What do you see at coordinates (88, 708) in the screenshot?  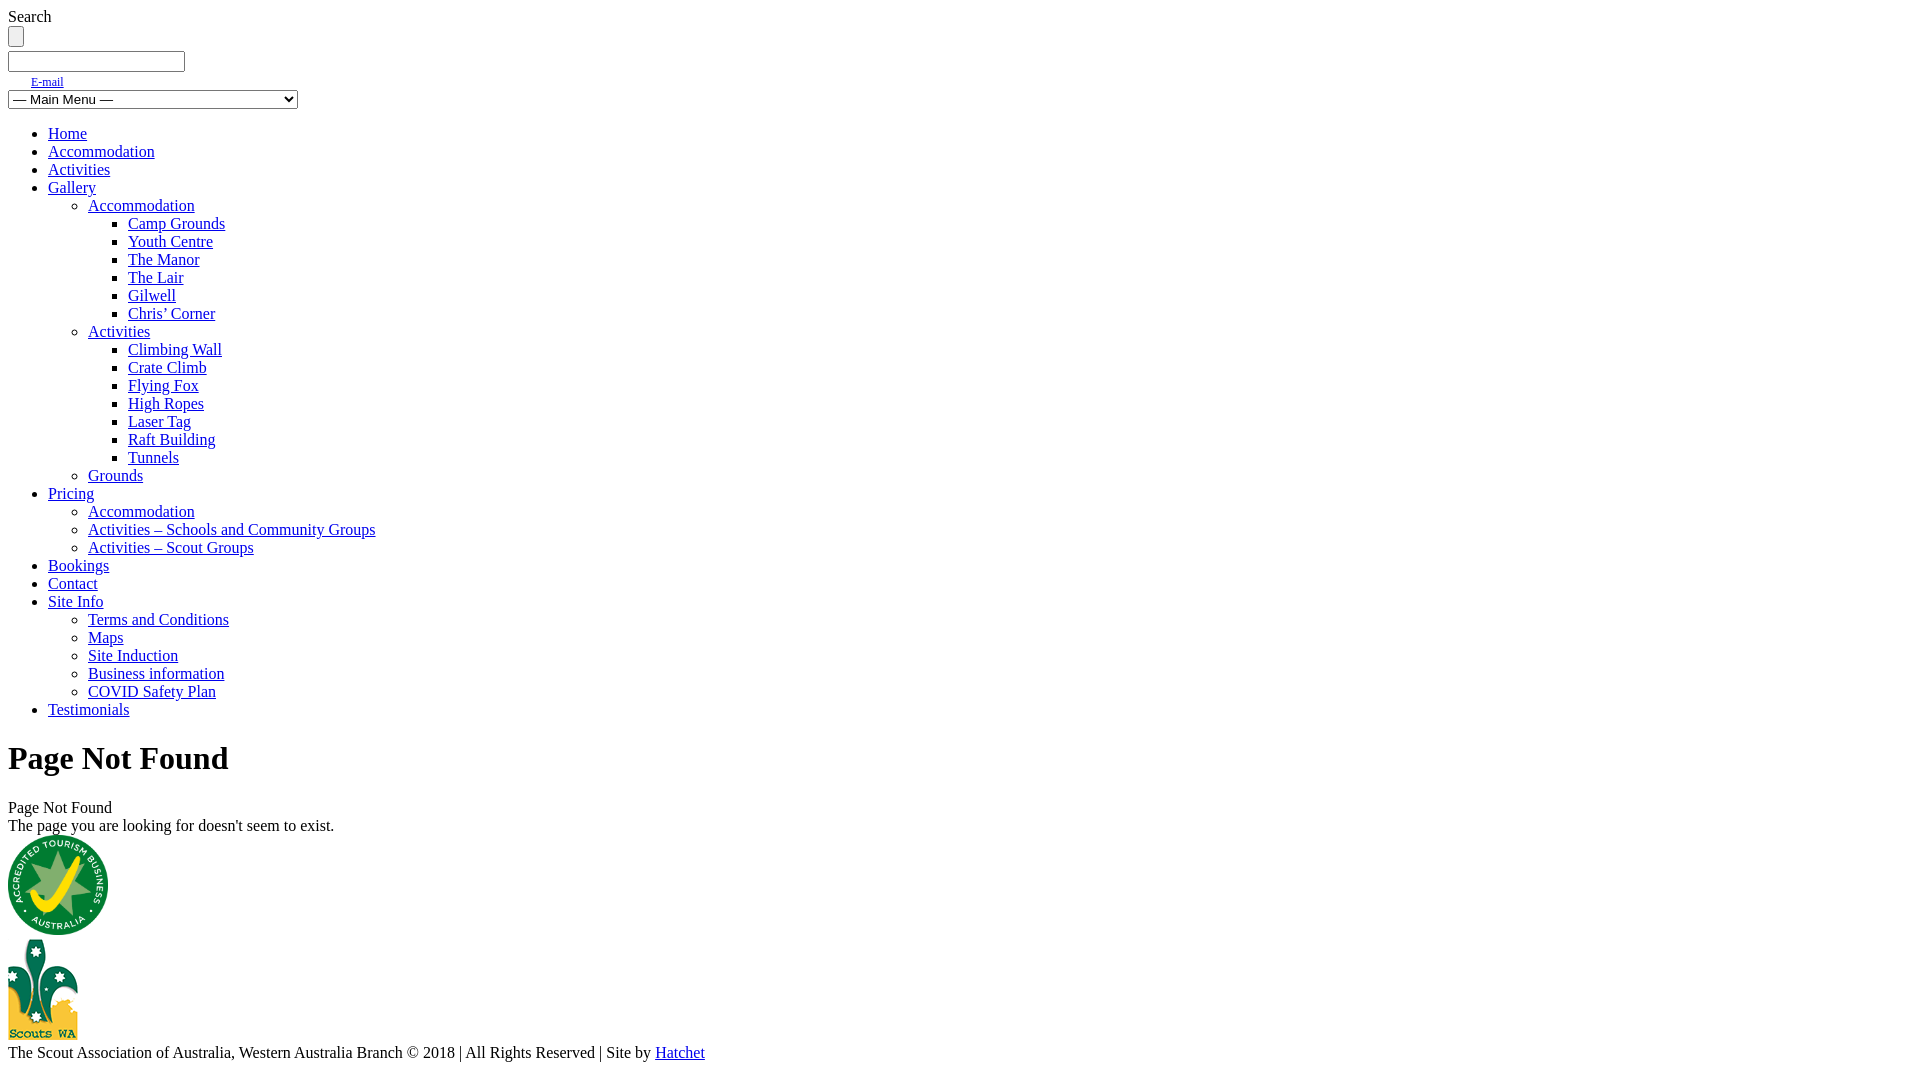 I see `'Testimonials'` at bounding box center [88, 708].